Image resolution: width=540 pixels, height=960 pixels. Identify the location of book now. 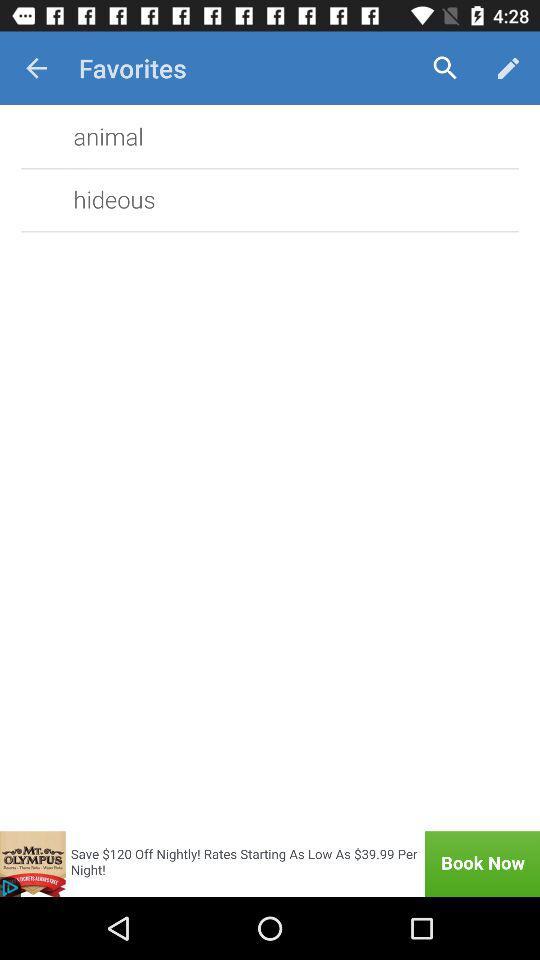
(270, 863).